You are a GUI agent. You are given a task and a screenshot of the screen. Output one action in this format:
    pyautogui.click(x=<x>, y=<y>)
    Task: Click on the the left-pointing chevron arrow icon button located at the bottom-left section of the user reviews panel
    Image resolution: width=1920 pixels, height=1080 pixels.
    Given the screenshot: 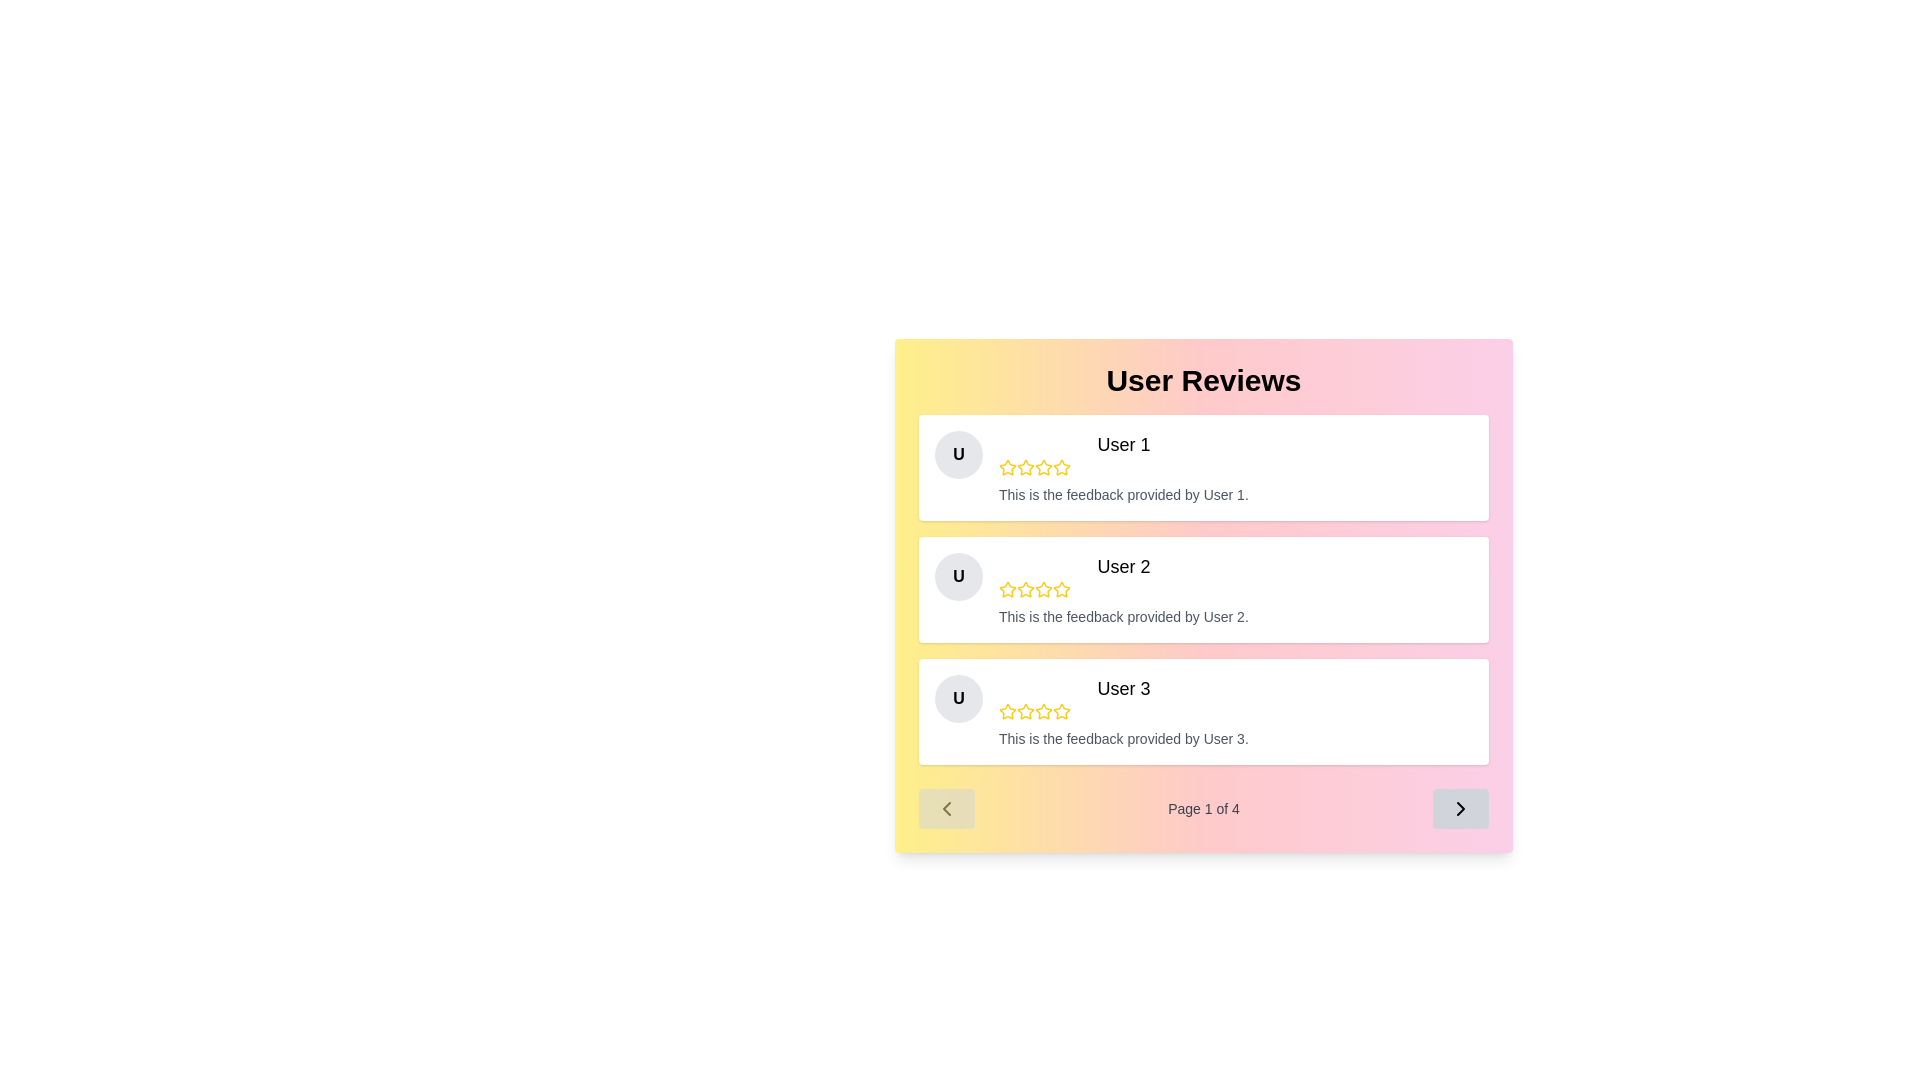 What is the action you would take?
    pyautogui.click(x=945, y=808)
    